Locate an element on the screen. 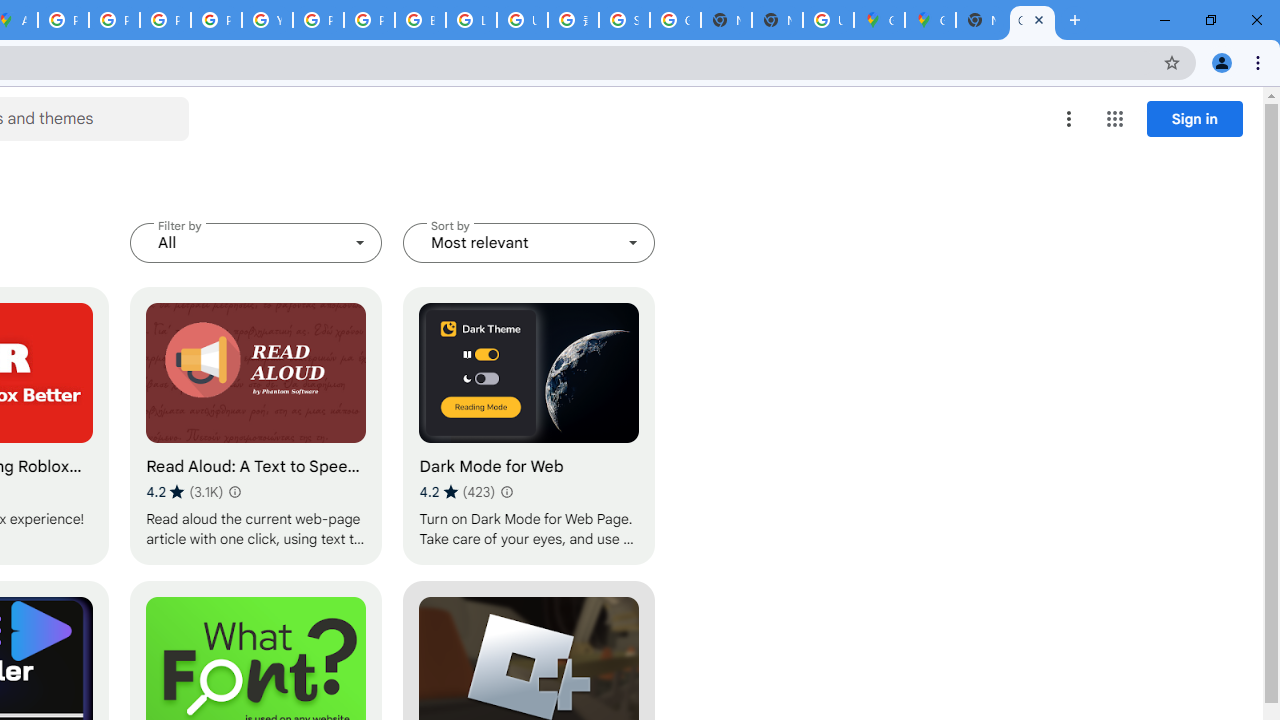 The height and width of the screenshot is (720, 1280). 'YouTube' is located at coordinates (266, 20).